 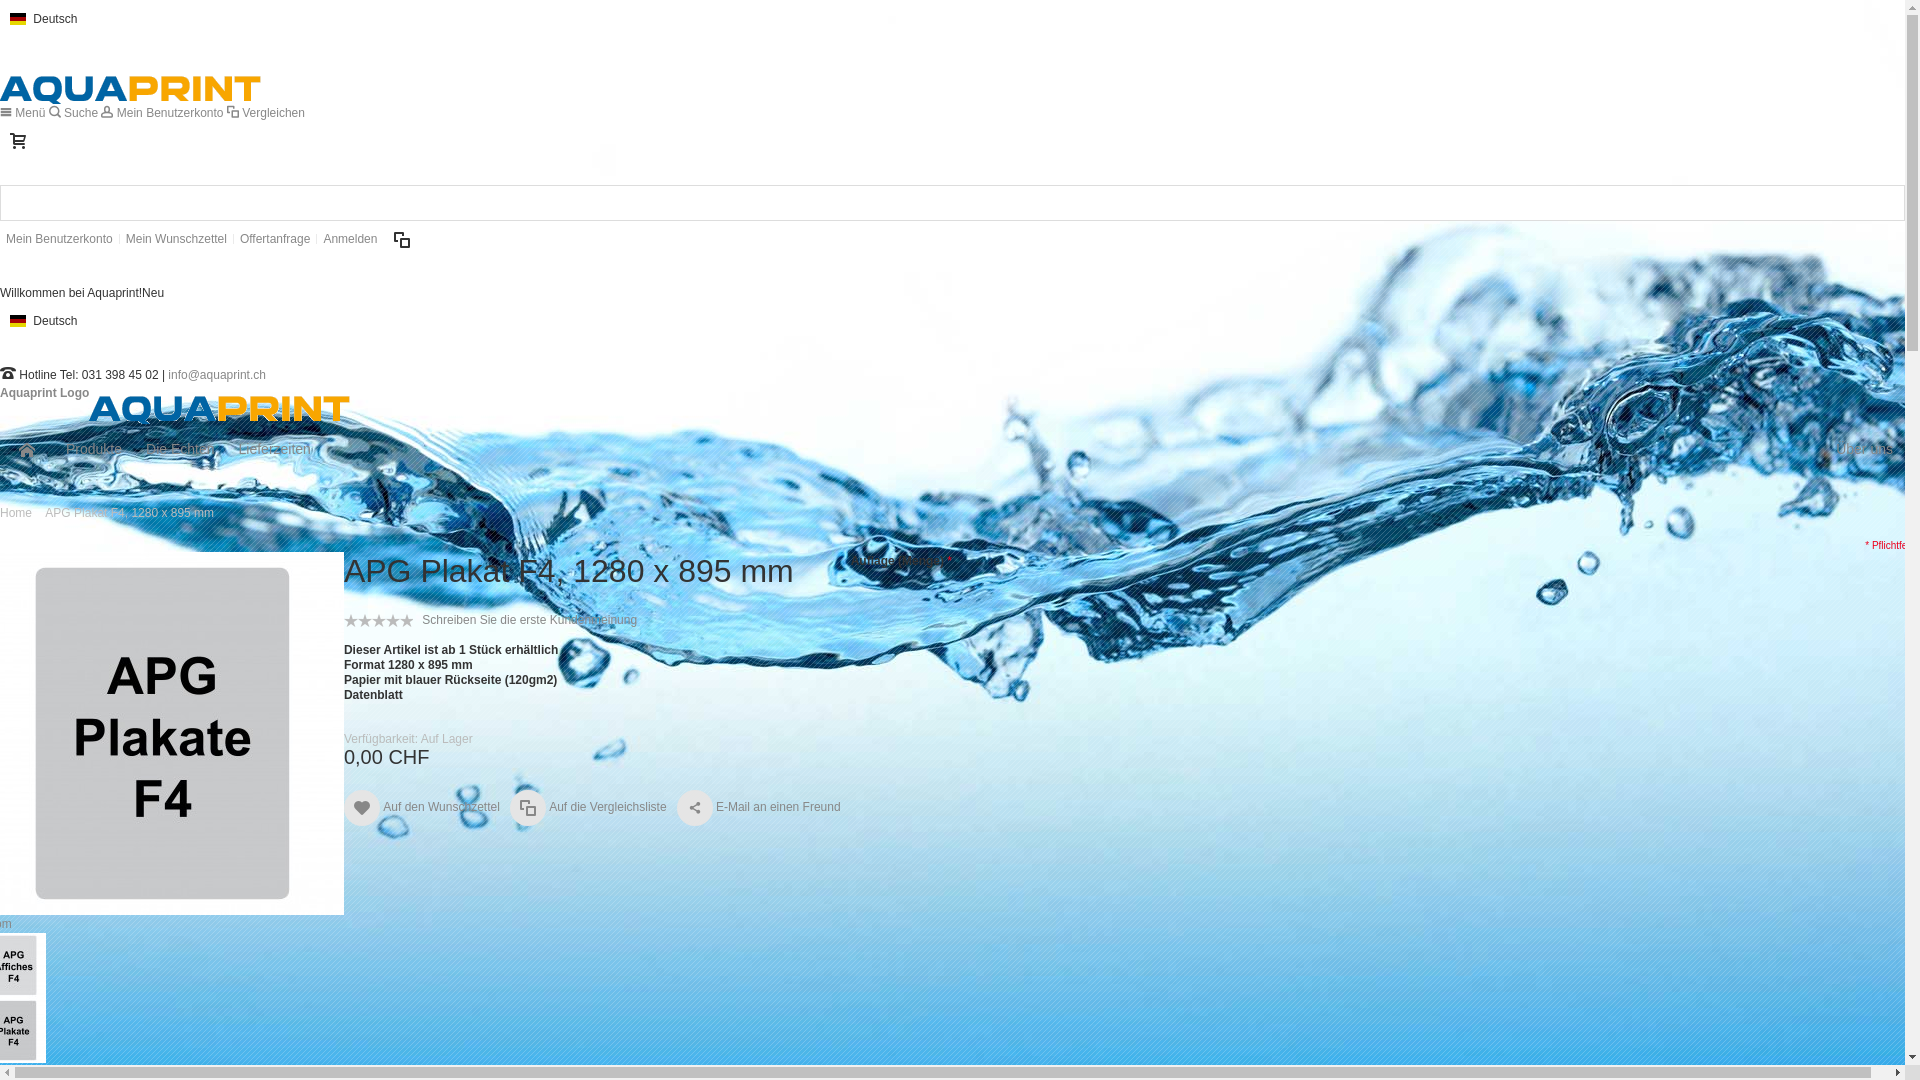 I want to click on 'Schreiben Sie die erste Kundenmeinung', so click(x=529, y=619).